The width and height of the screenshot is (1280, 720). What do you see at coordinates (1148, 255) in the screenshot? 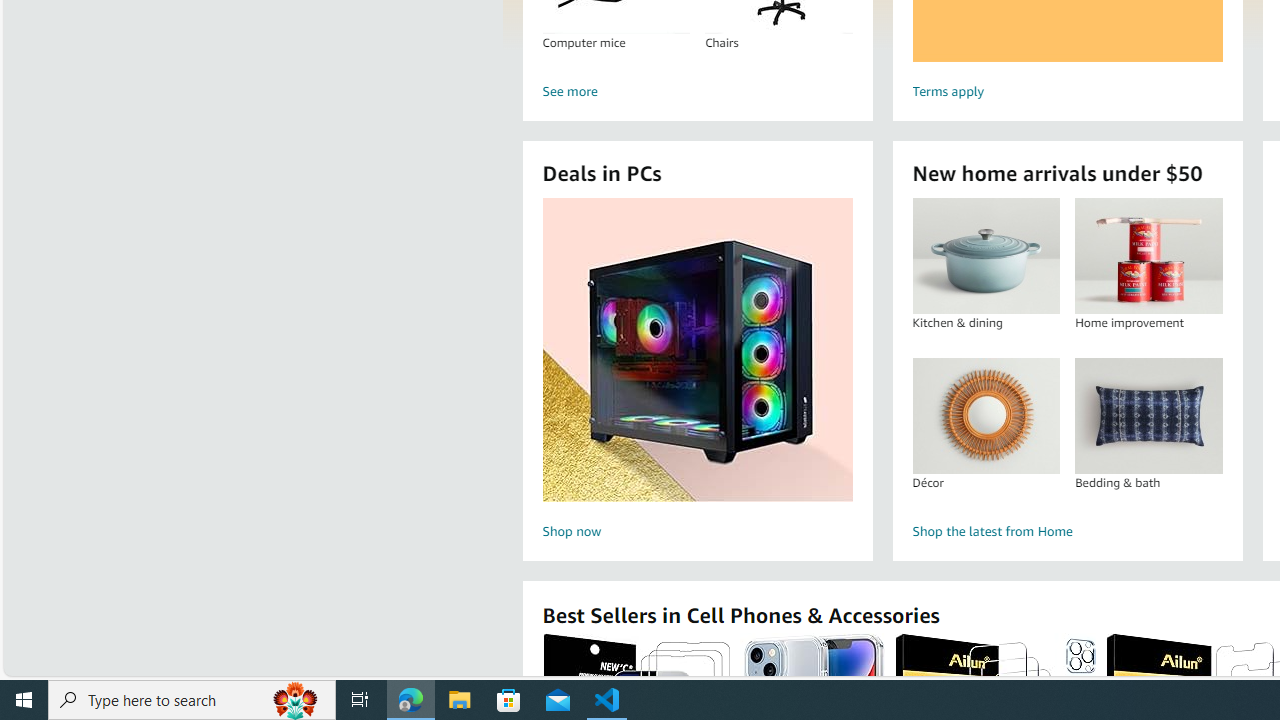
I see `'Home improvement'` at bounding box center [1148, 255].